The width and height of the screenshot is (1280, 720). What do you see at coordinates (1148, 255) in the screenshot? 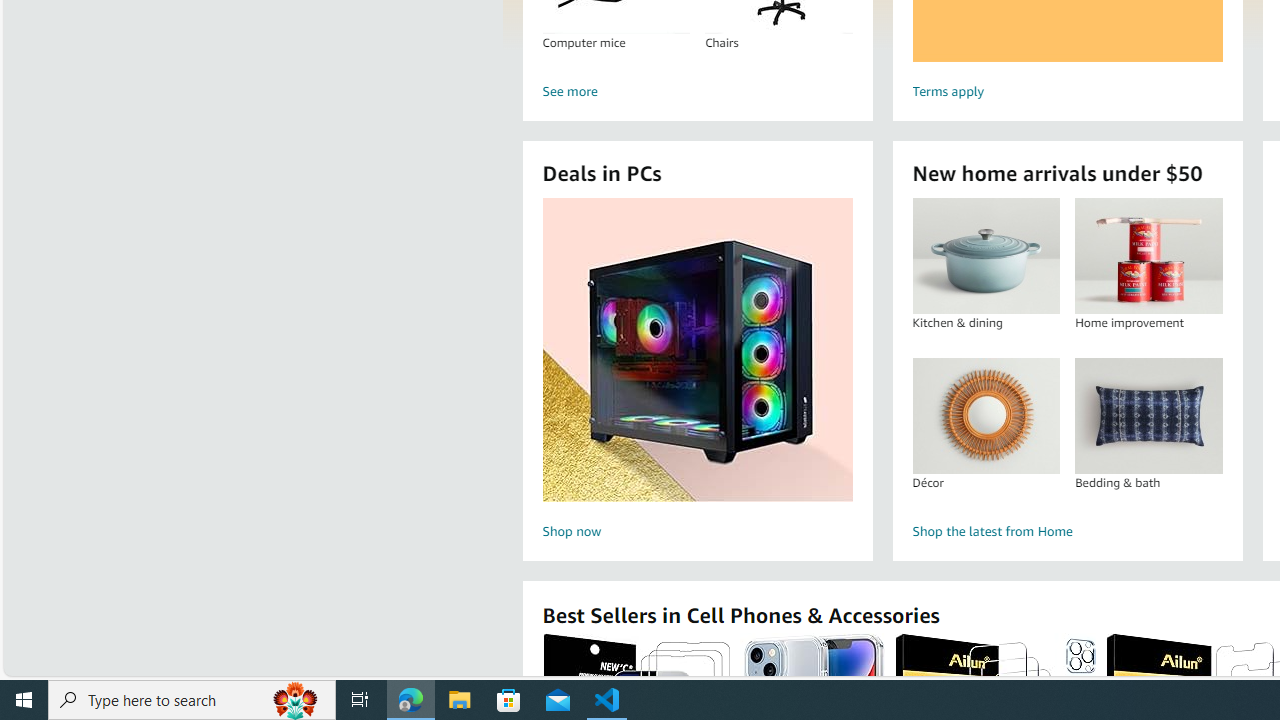
I see `'Home improvement'` at bounding box center [1148, 255].